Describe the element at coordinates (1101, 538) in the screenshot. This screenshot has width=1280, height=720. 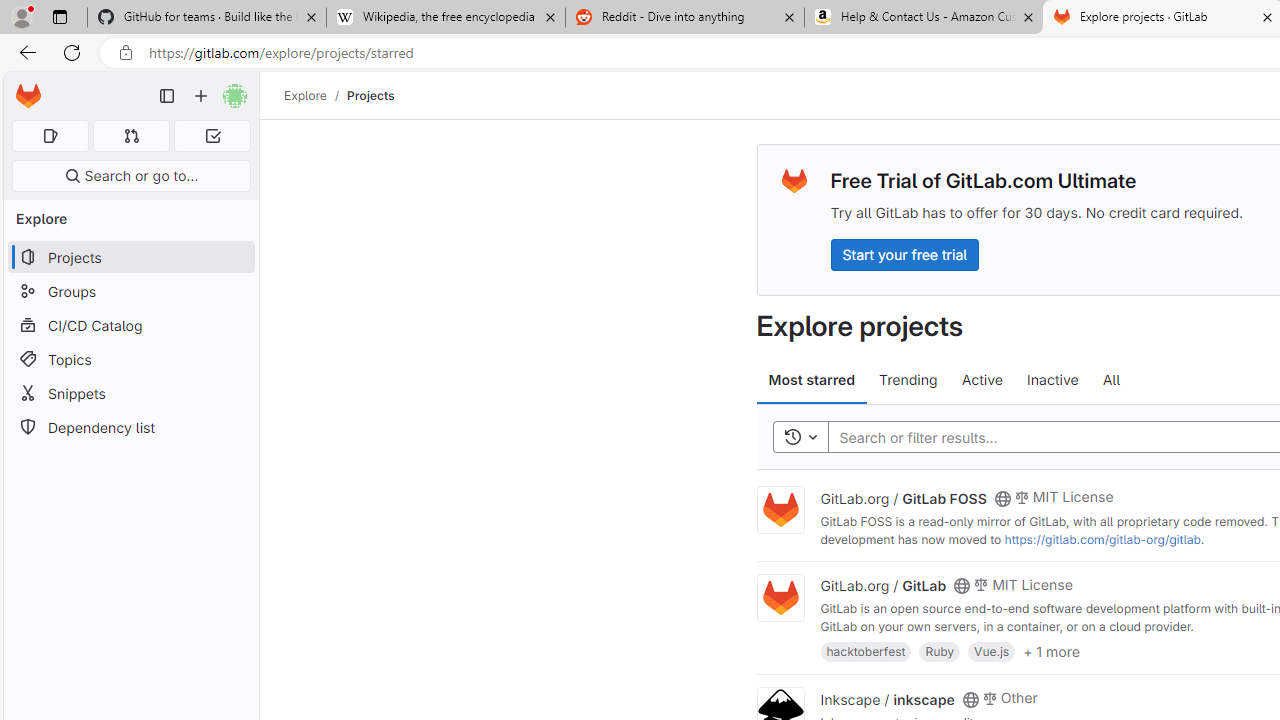
I see `'https://gitlab.com/gitlab-org/gitlab'` at that location.